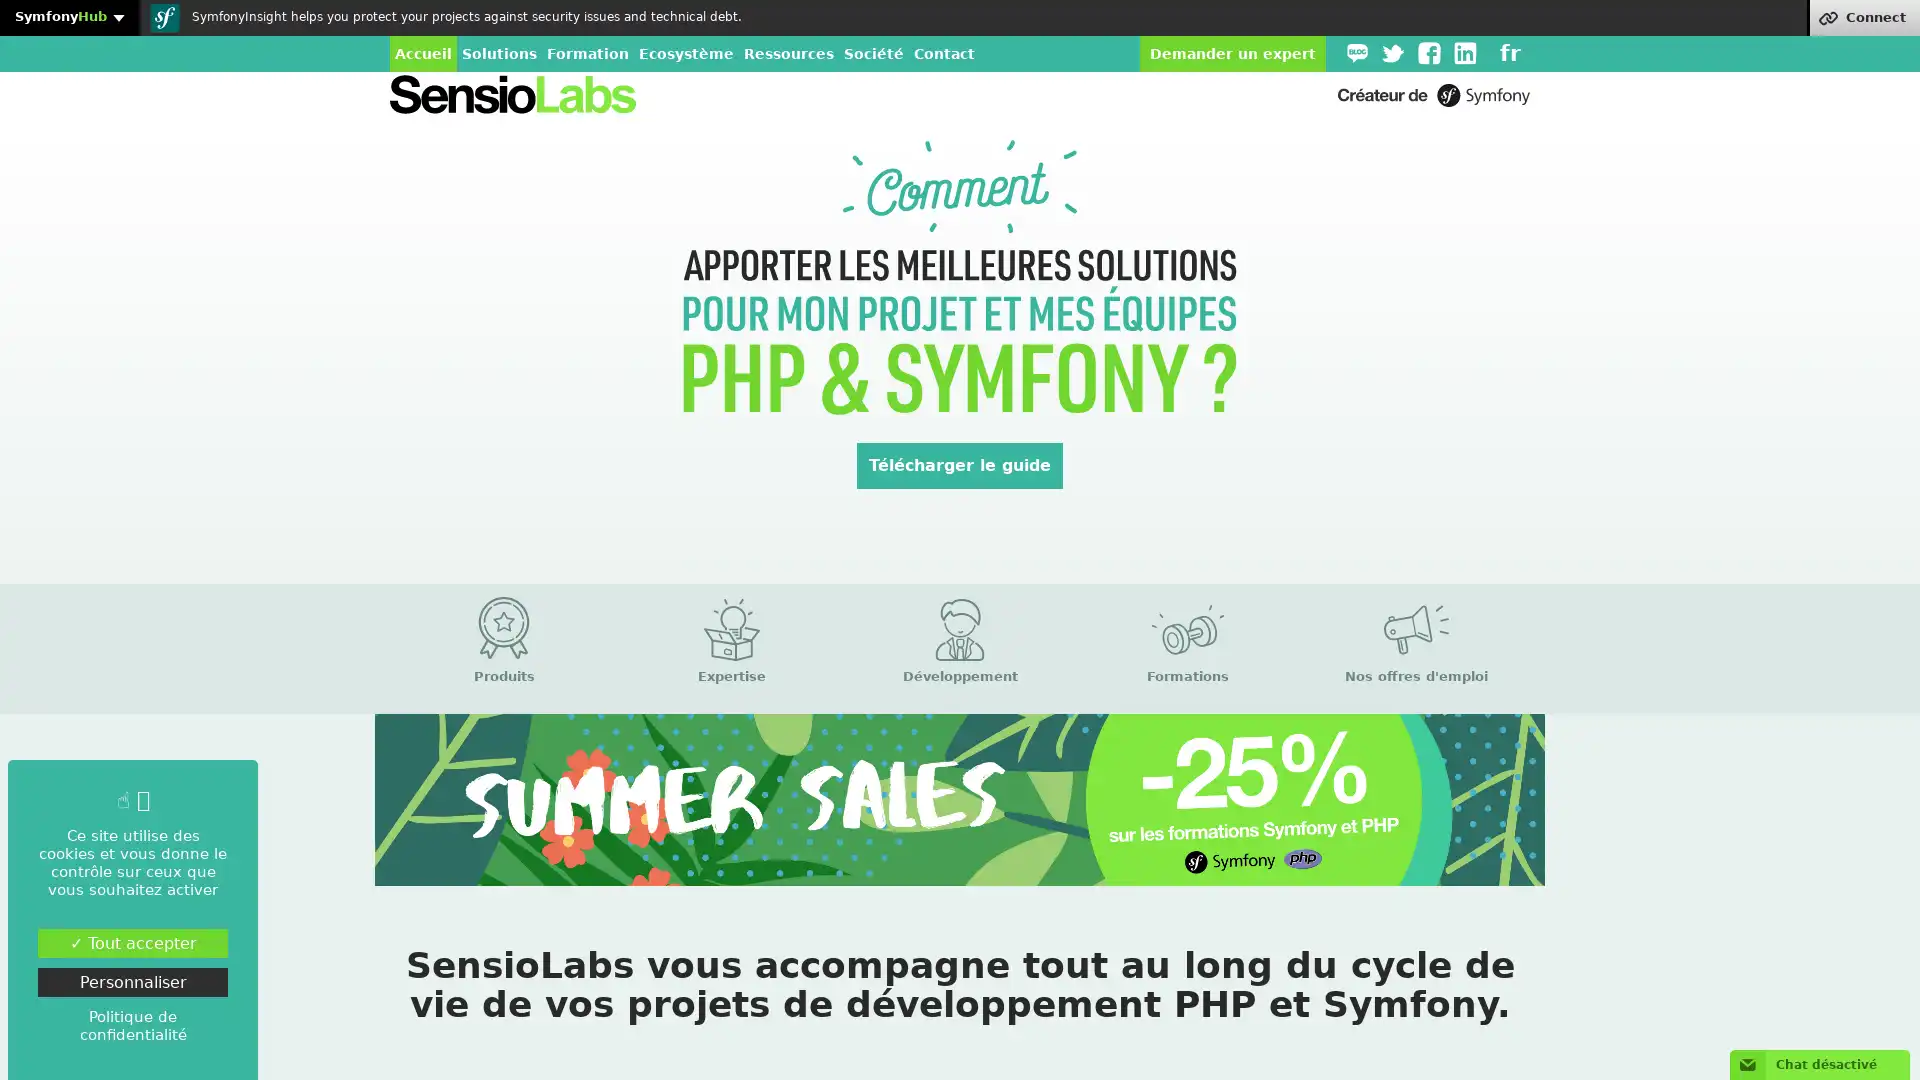  I want to click on Politique de confidentialite, so click(132, 1026).